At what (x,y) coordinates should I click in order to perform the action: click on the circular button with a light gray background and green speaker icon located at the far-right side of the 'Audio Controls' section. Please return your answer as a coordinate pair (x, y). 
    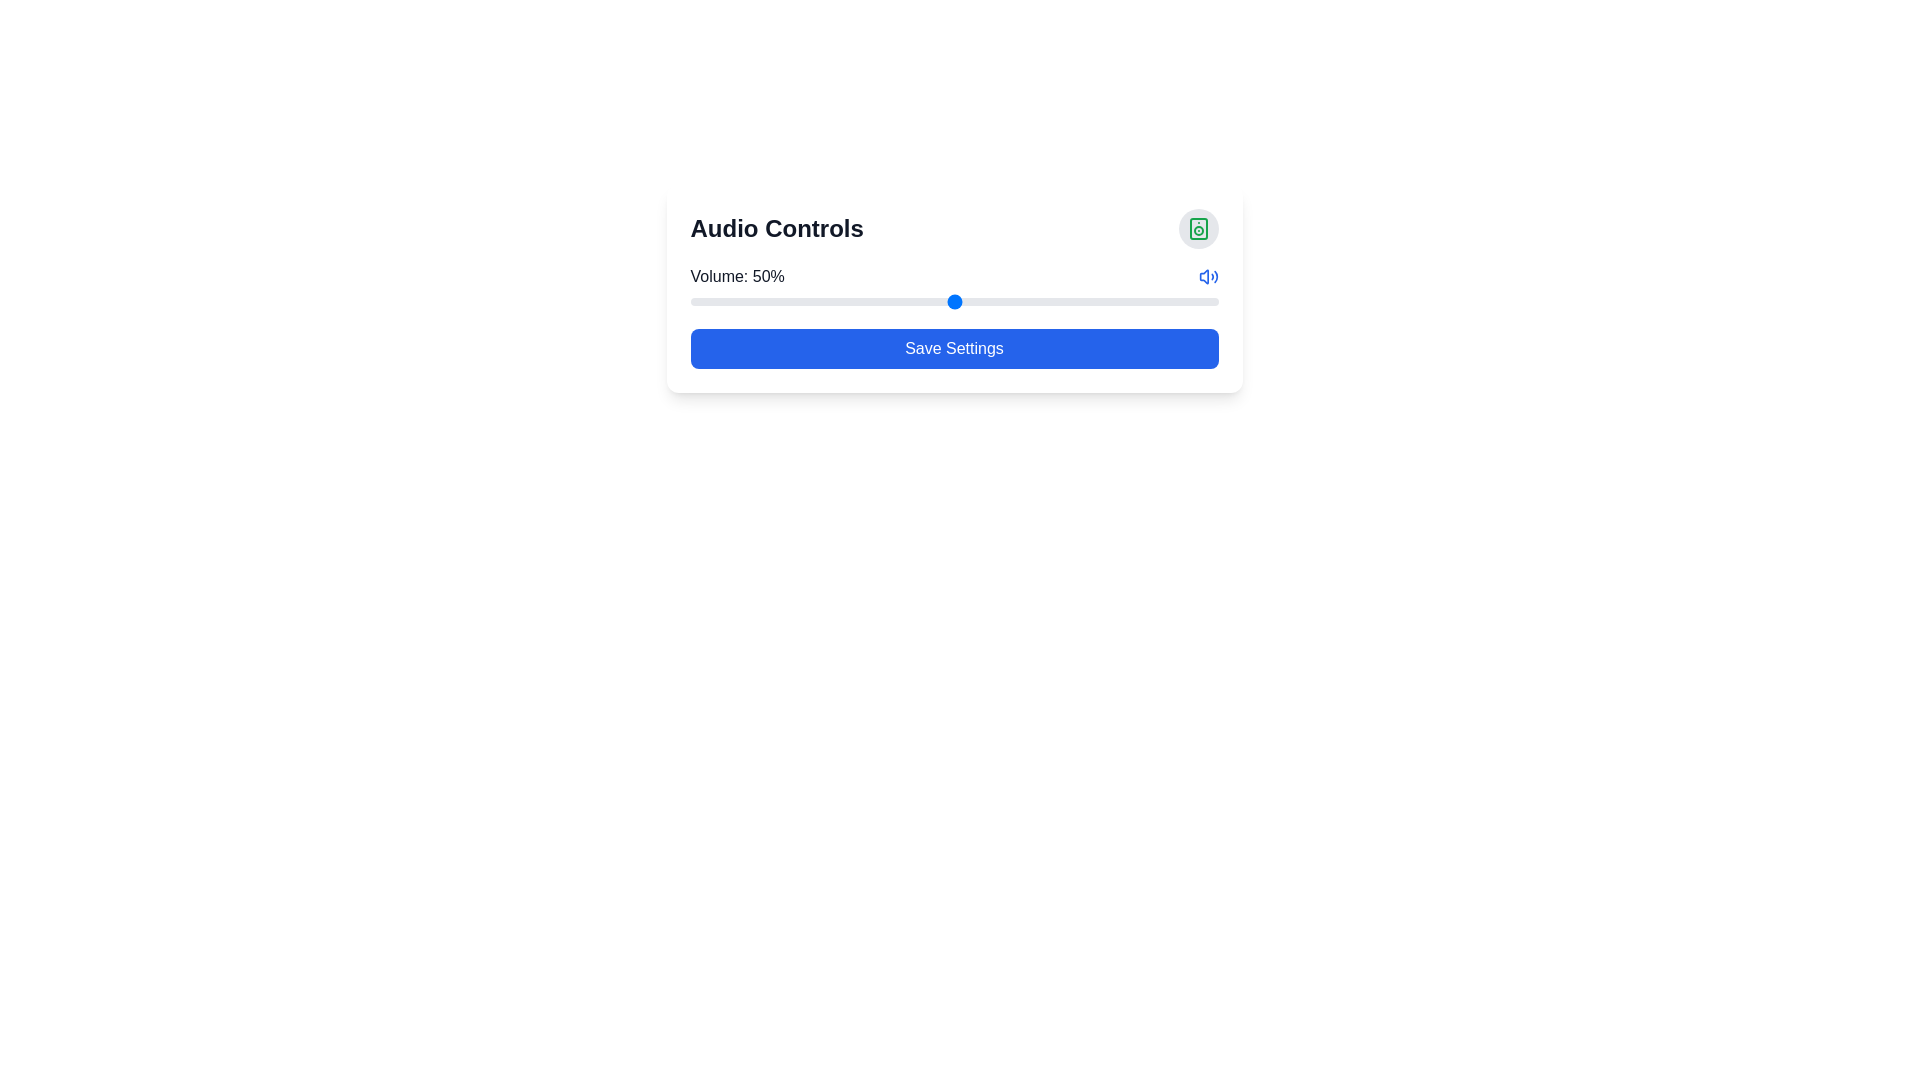
    Looking at the image, I should click on (1198, 227).